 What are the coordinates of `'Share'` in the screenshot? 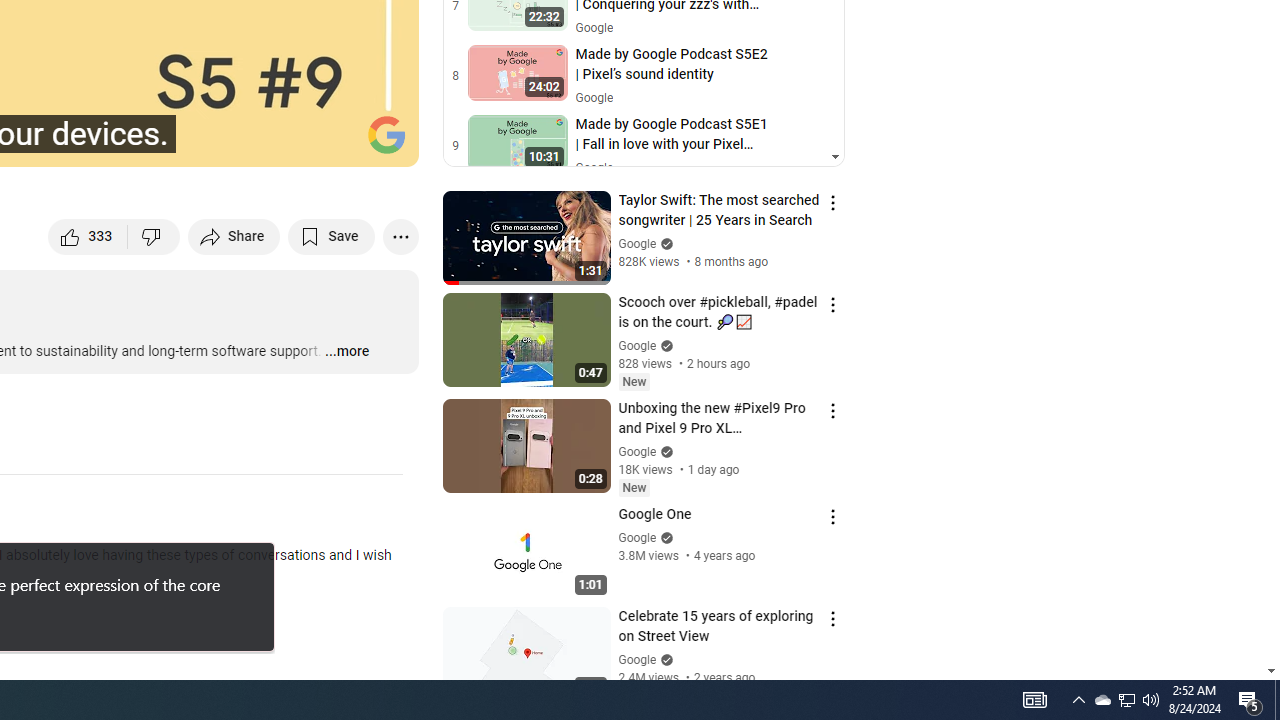 It's located at (234, 235).